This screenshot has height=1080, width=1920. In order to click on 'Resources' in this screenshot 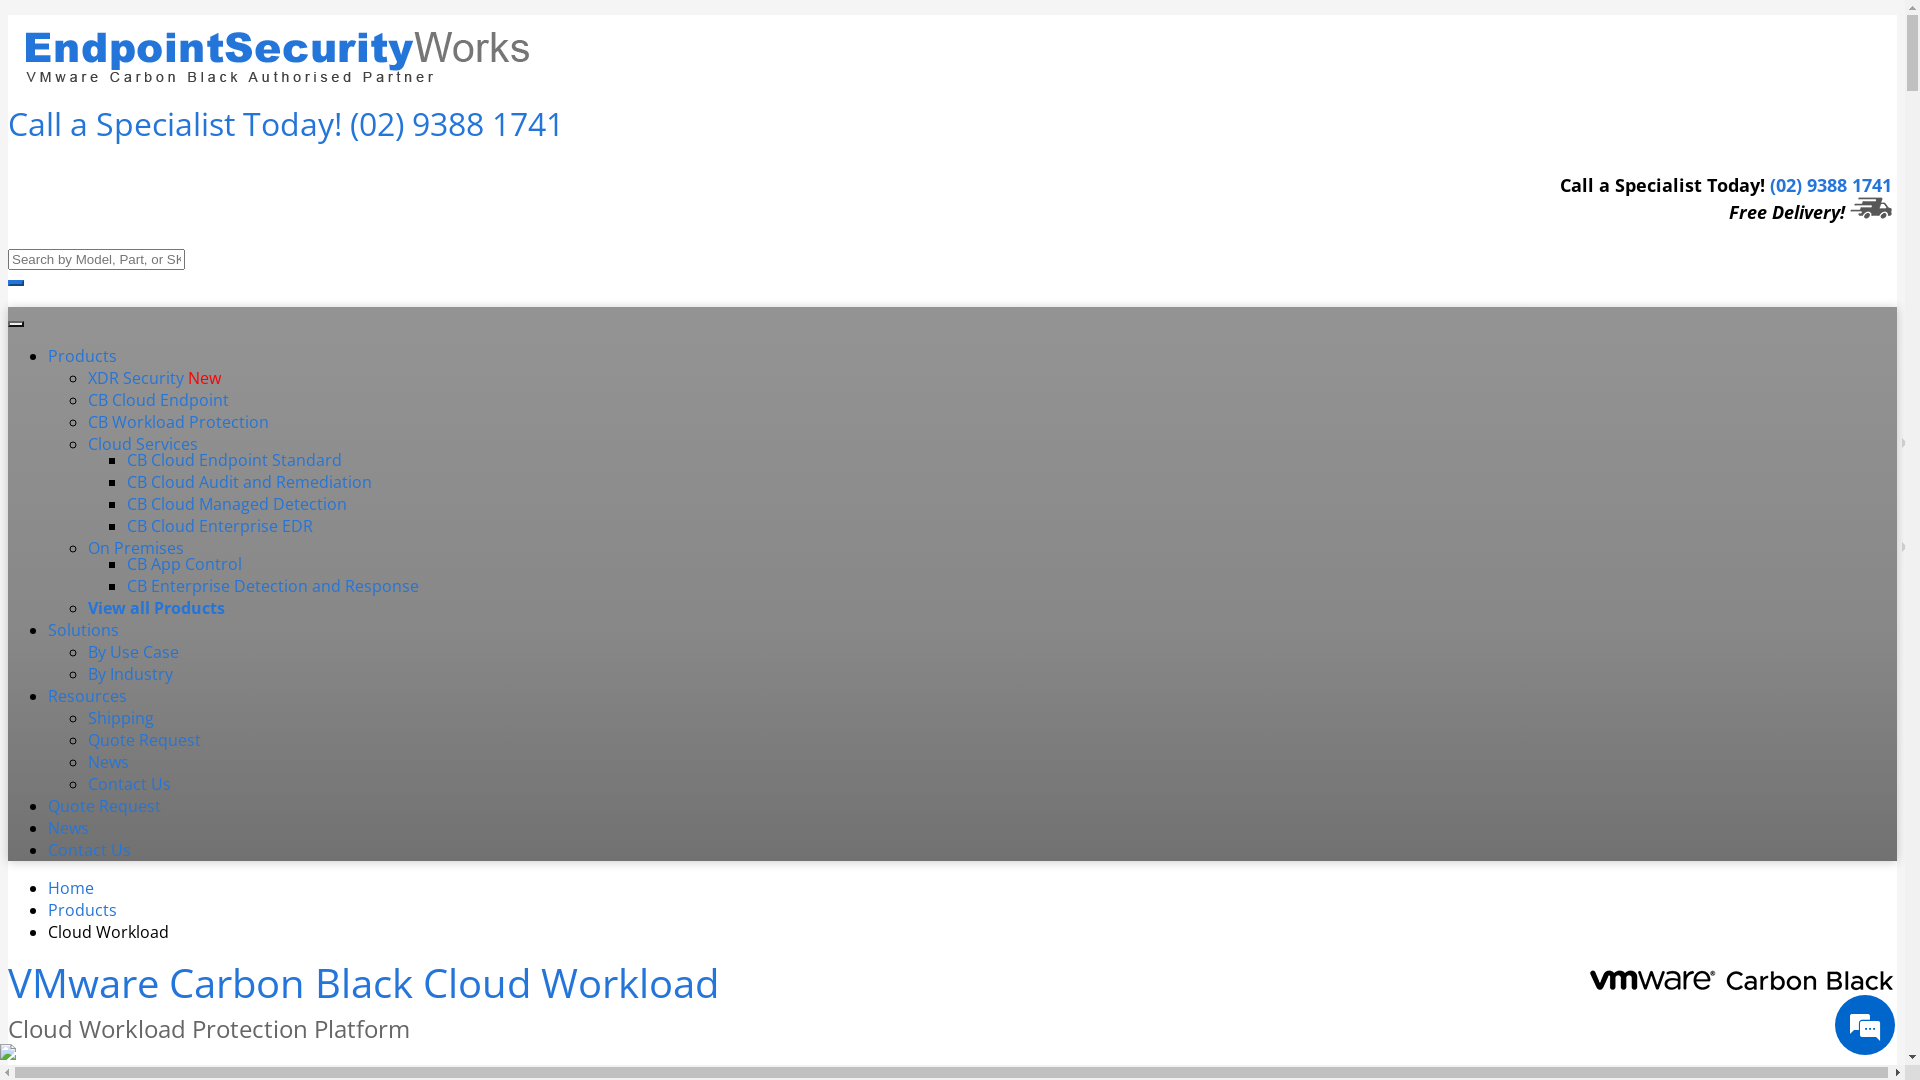, I will do `click(86, 694)`.